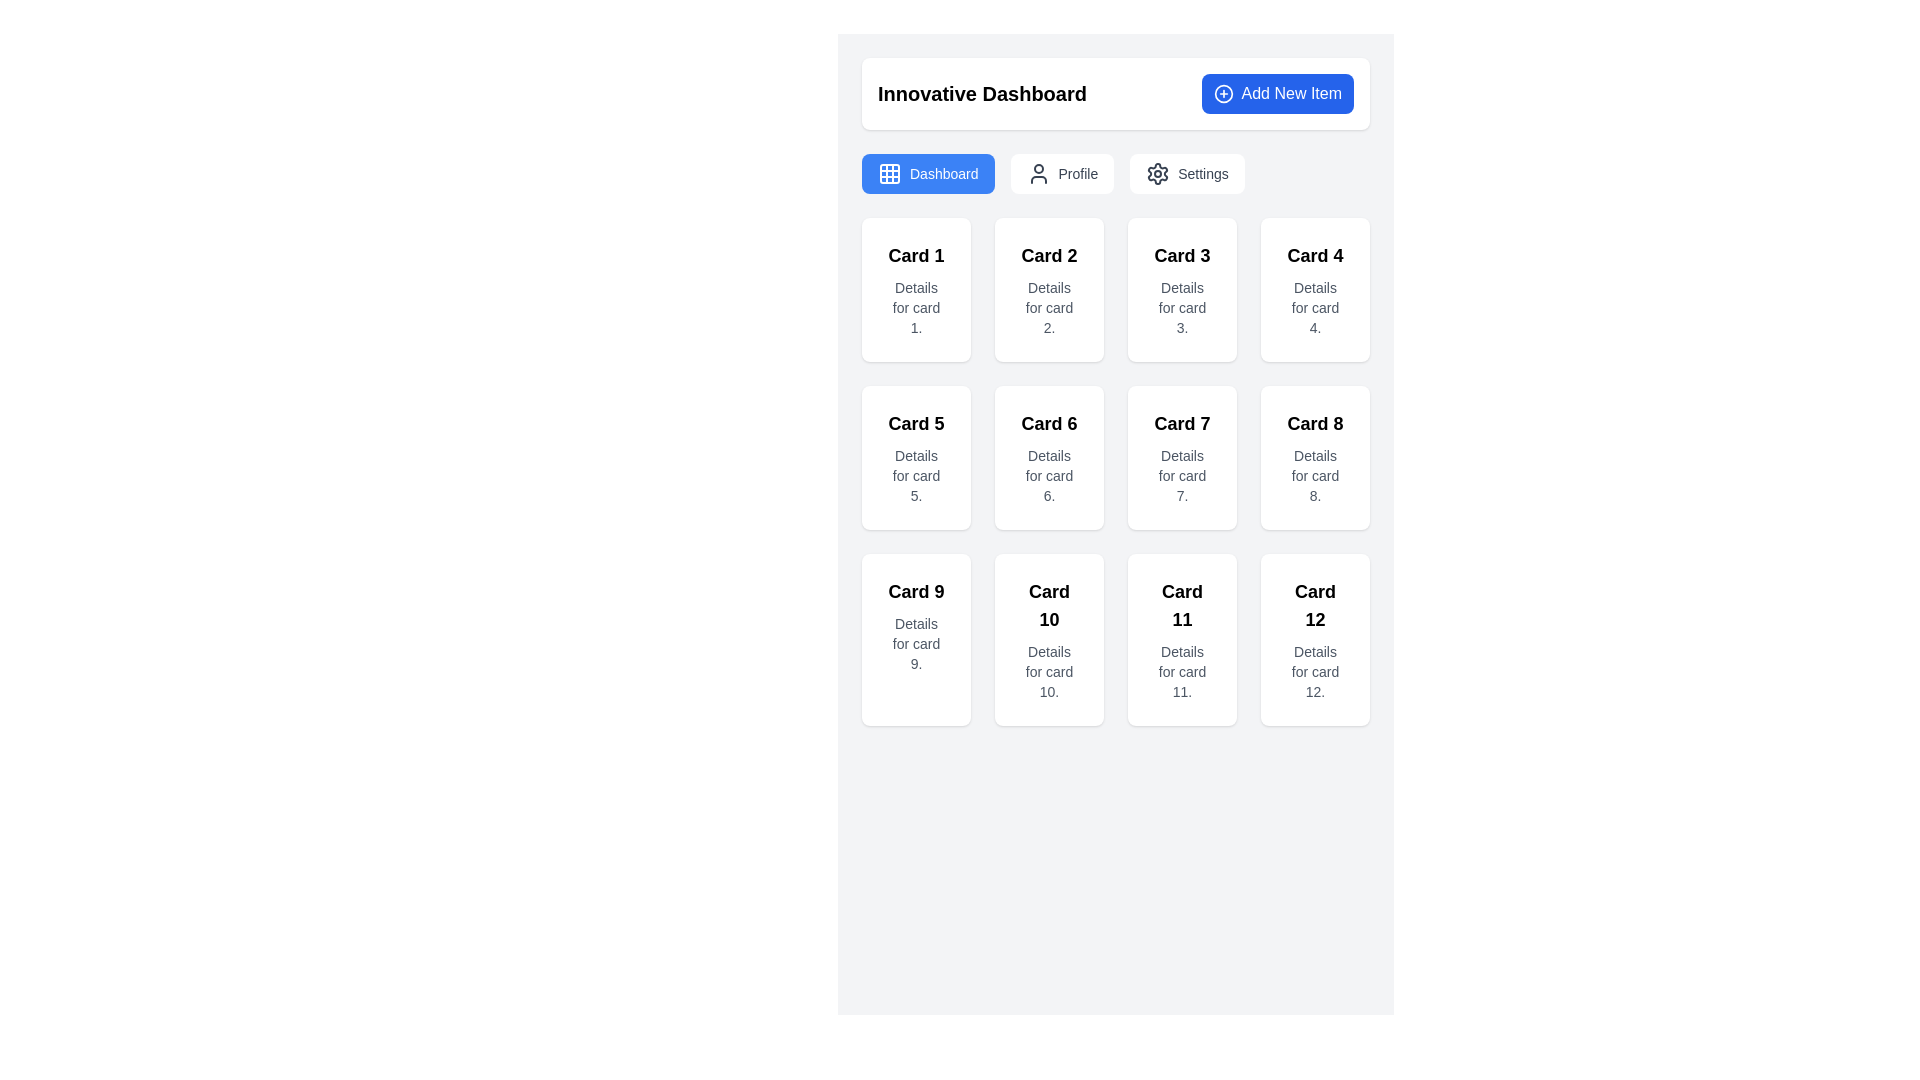  Describe the element at coordinates (915, 590) in the screenshot. I see `the static text element that serves as the title for 'Card 9', located in the second row and first column of the cards grid` at that location.